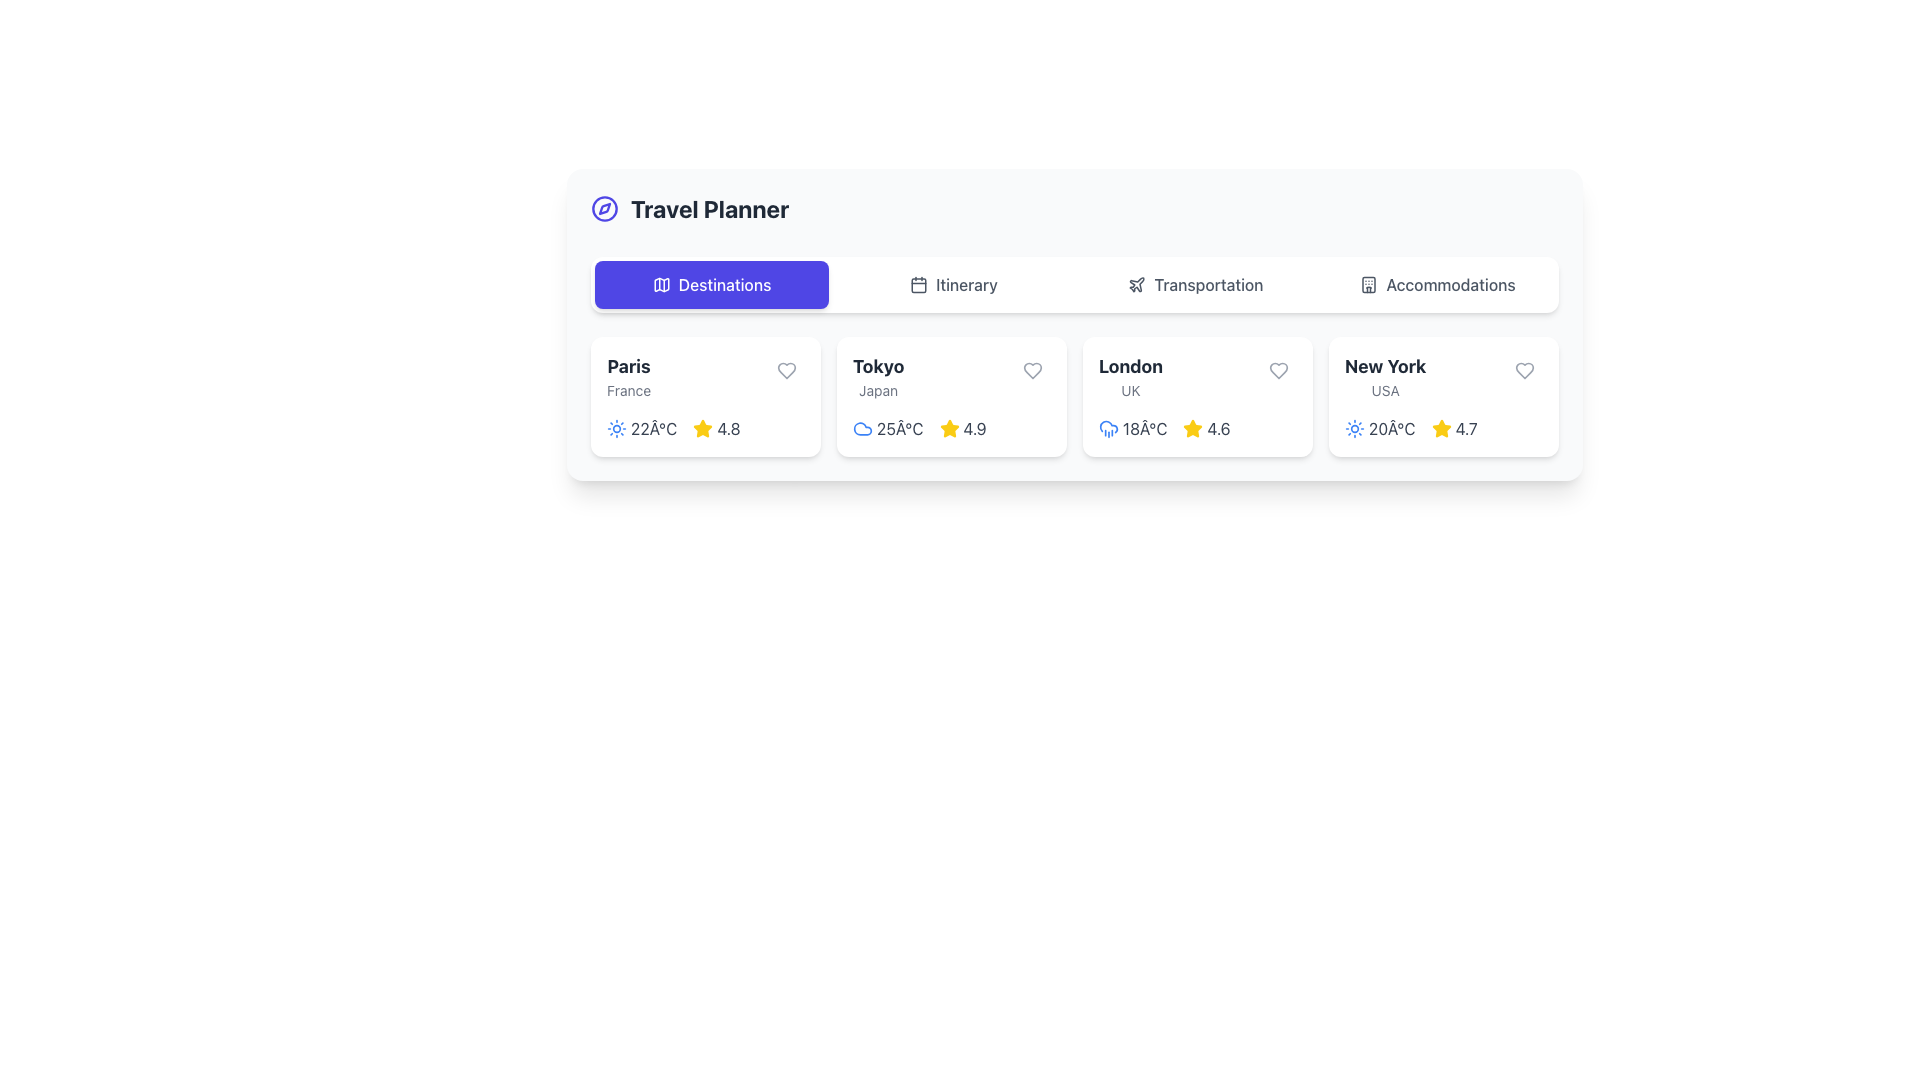 The height and width of the screenshot is (1080, 1920). I want to click on the button with an icon in the top-right corner of the 'London' card, so click(1277, 370).